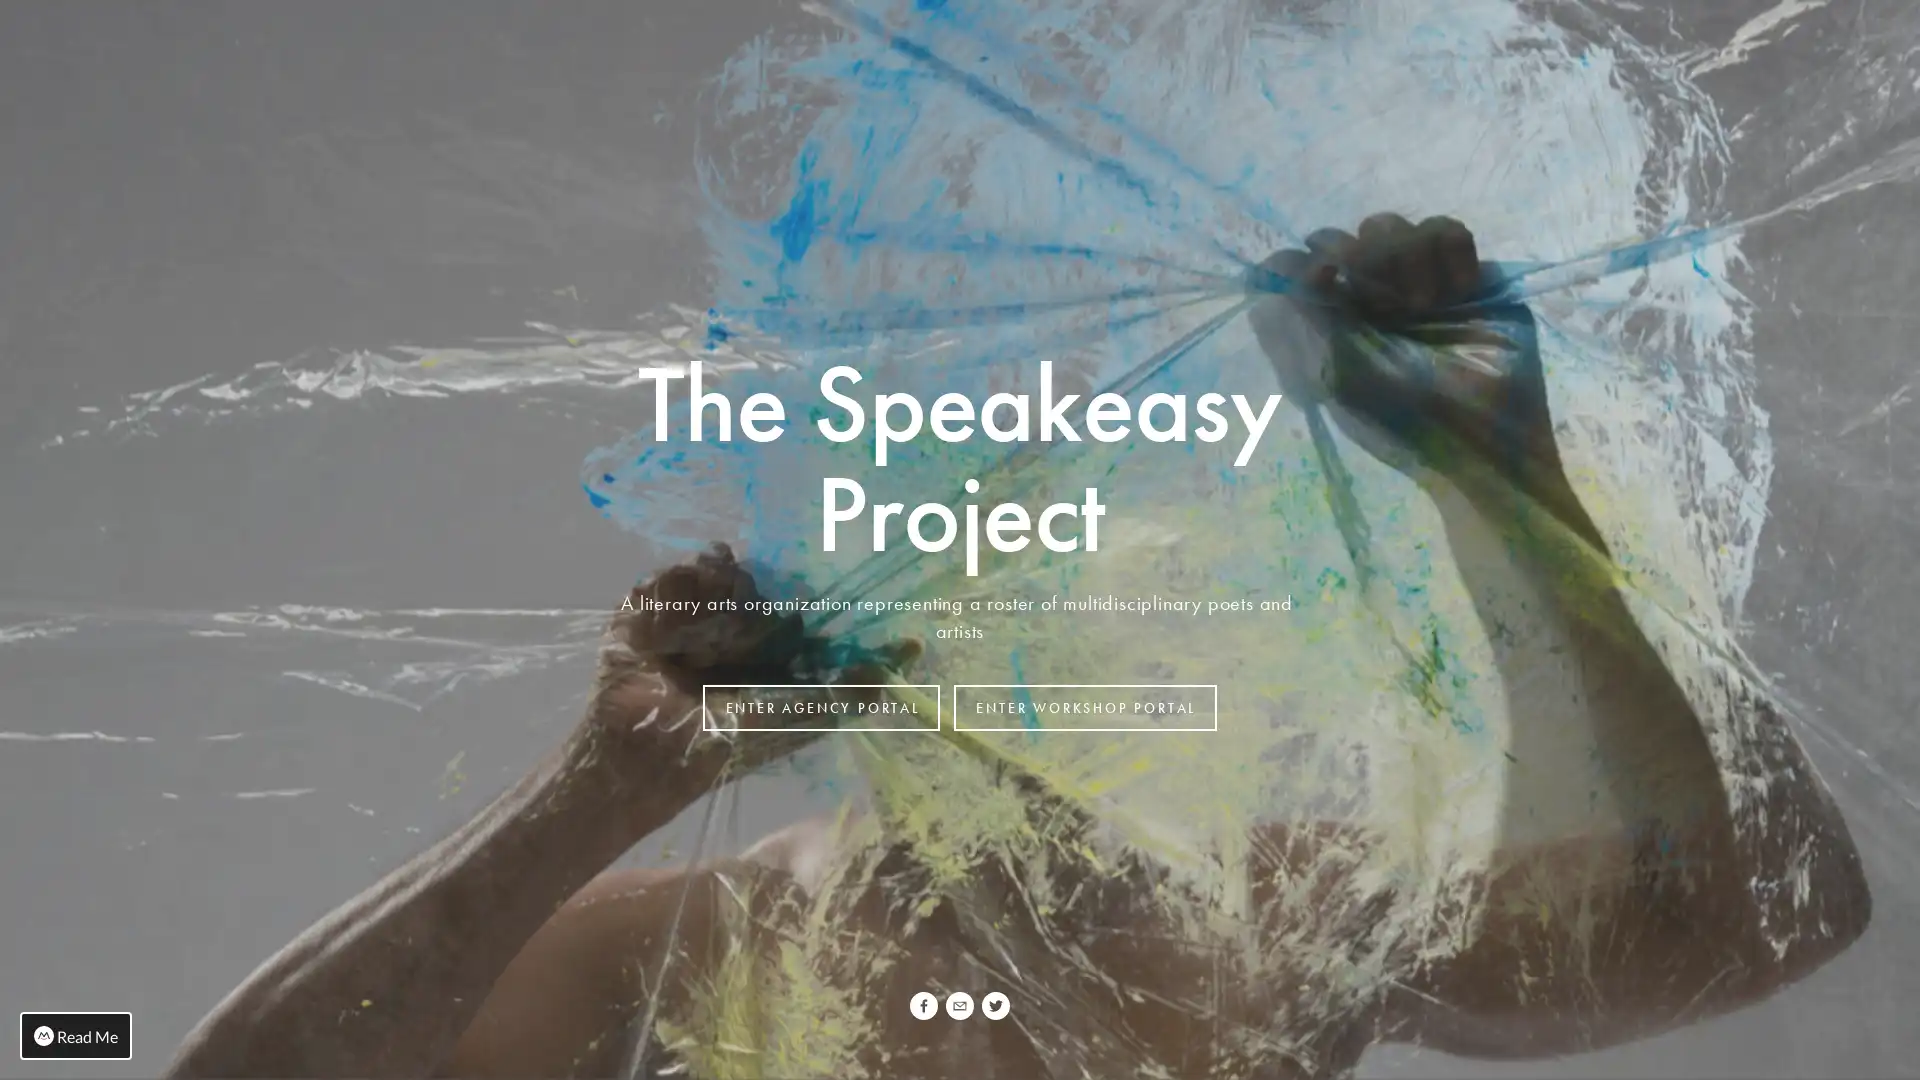  I want to click on Read Me, so click(76, 1035).